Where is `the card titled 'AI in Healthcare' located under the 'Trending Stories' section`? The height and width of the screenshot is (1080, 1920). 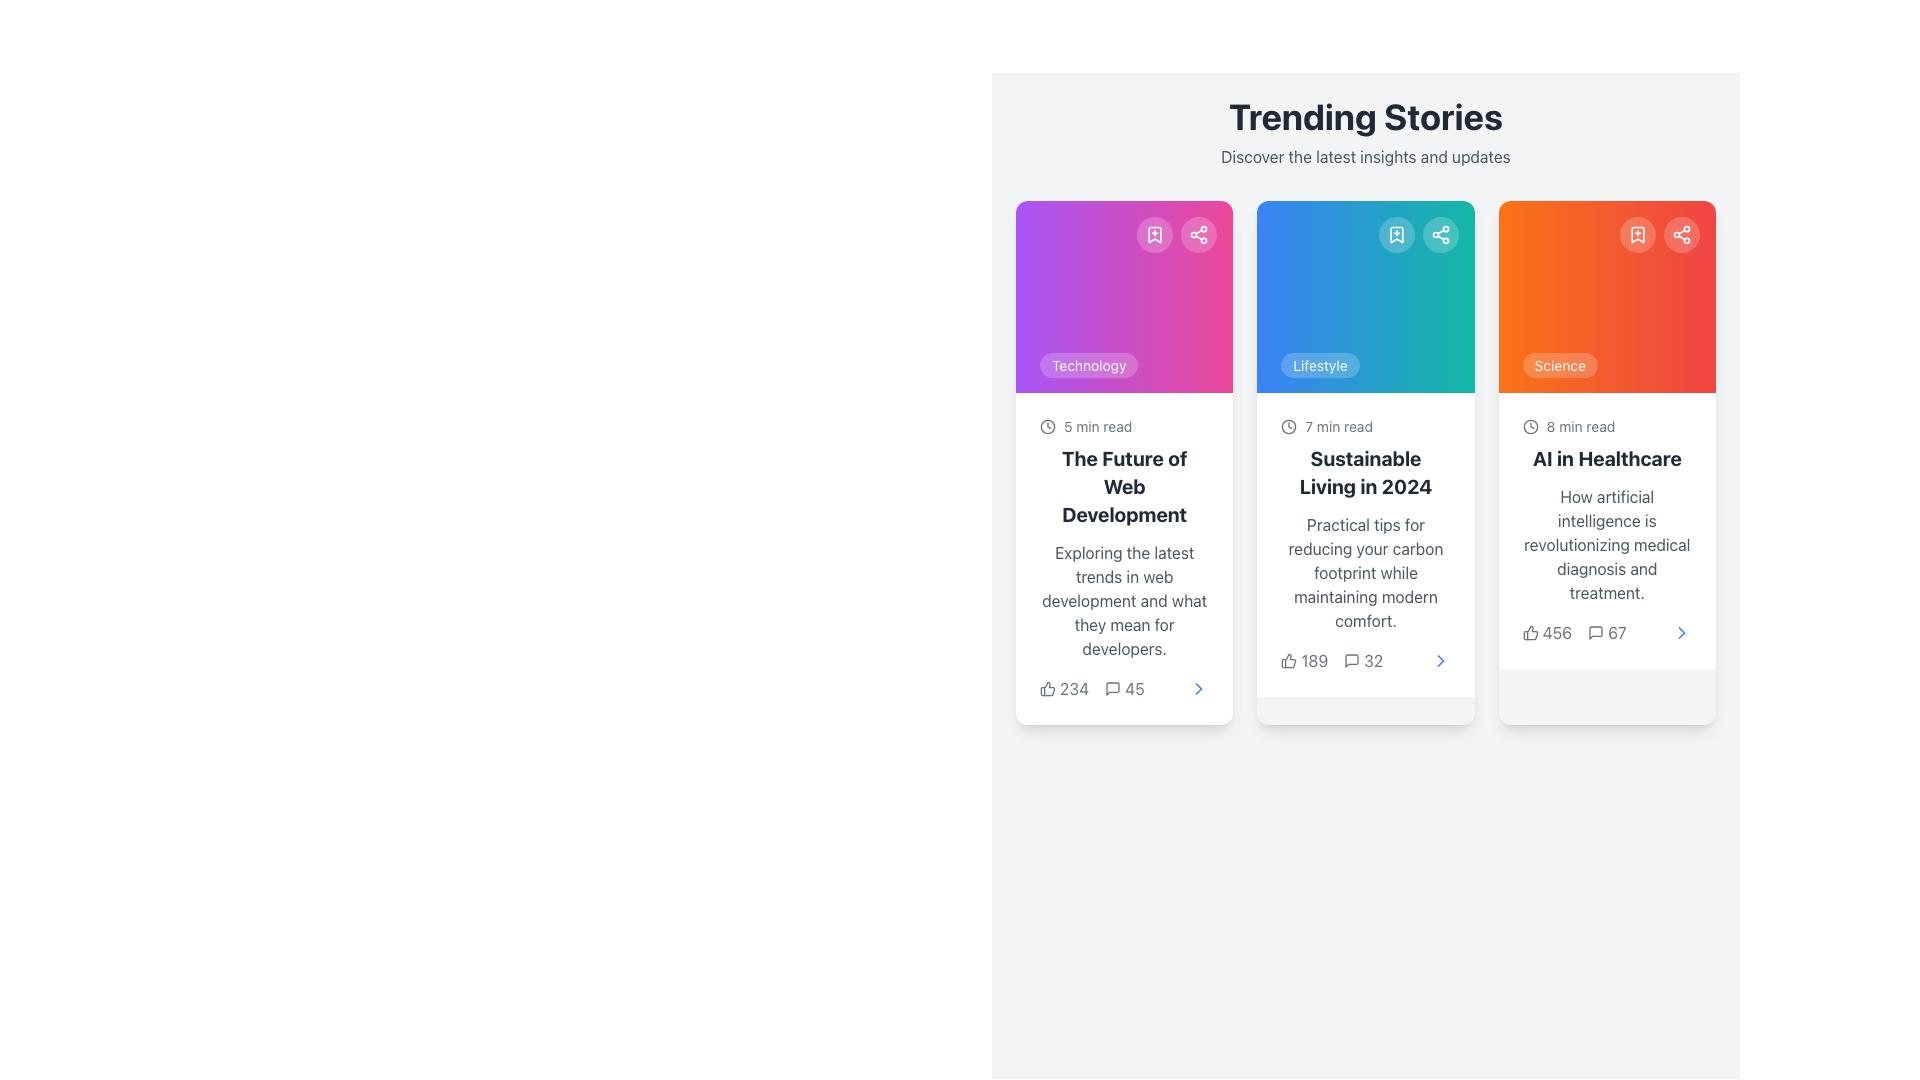
the card titled 'AI in Healthcare' located under the 'Trending Stories' section is located at coordinates (1607, 530).